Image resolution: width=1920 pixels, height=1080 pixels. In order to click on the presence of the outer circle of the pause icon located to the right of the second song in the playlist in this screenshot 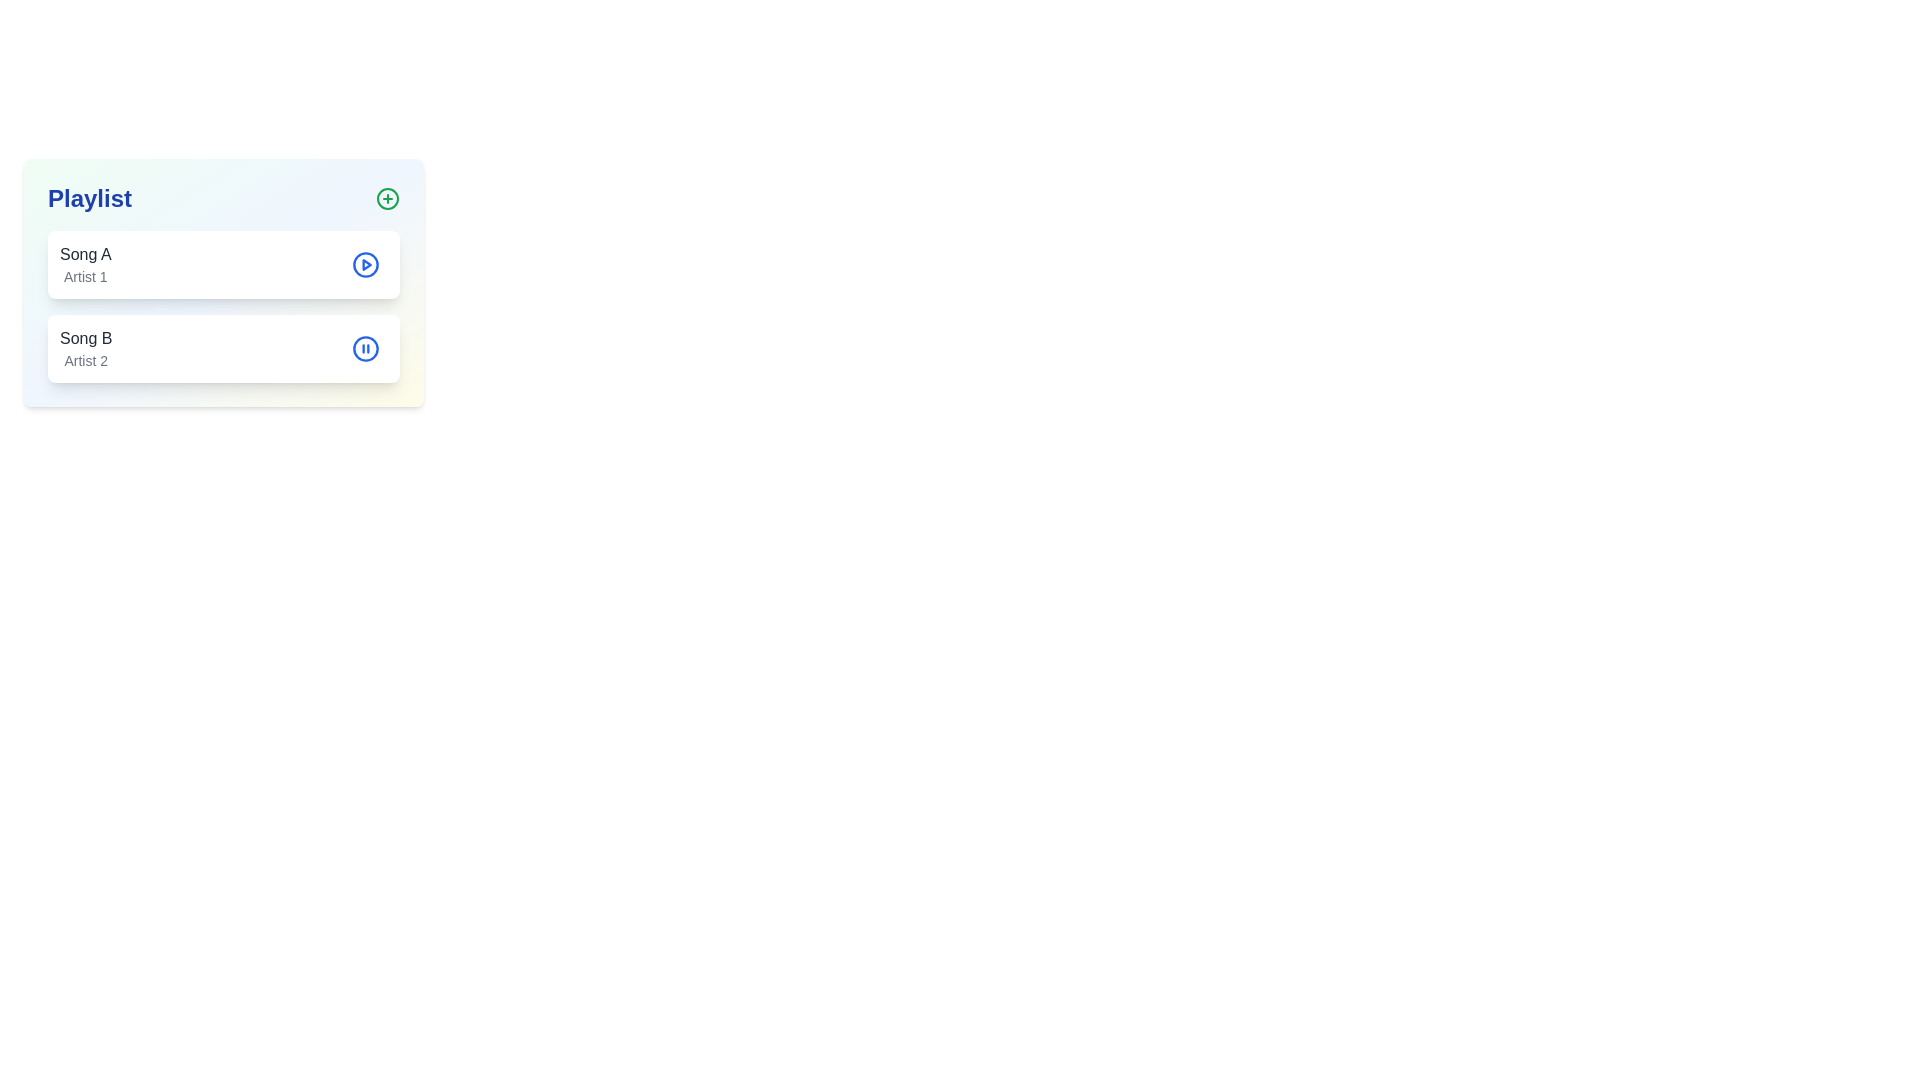, I will do `click(365, 347)`.